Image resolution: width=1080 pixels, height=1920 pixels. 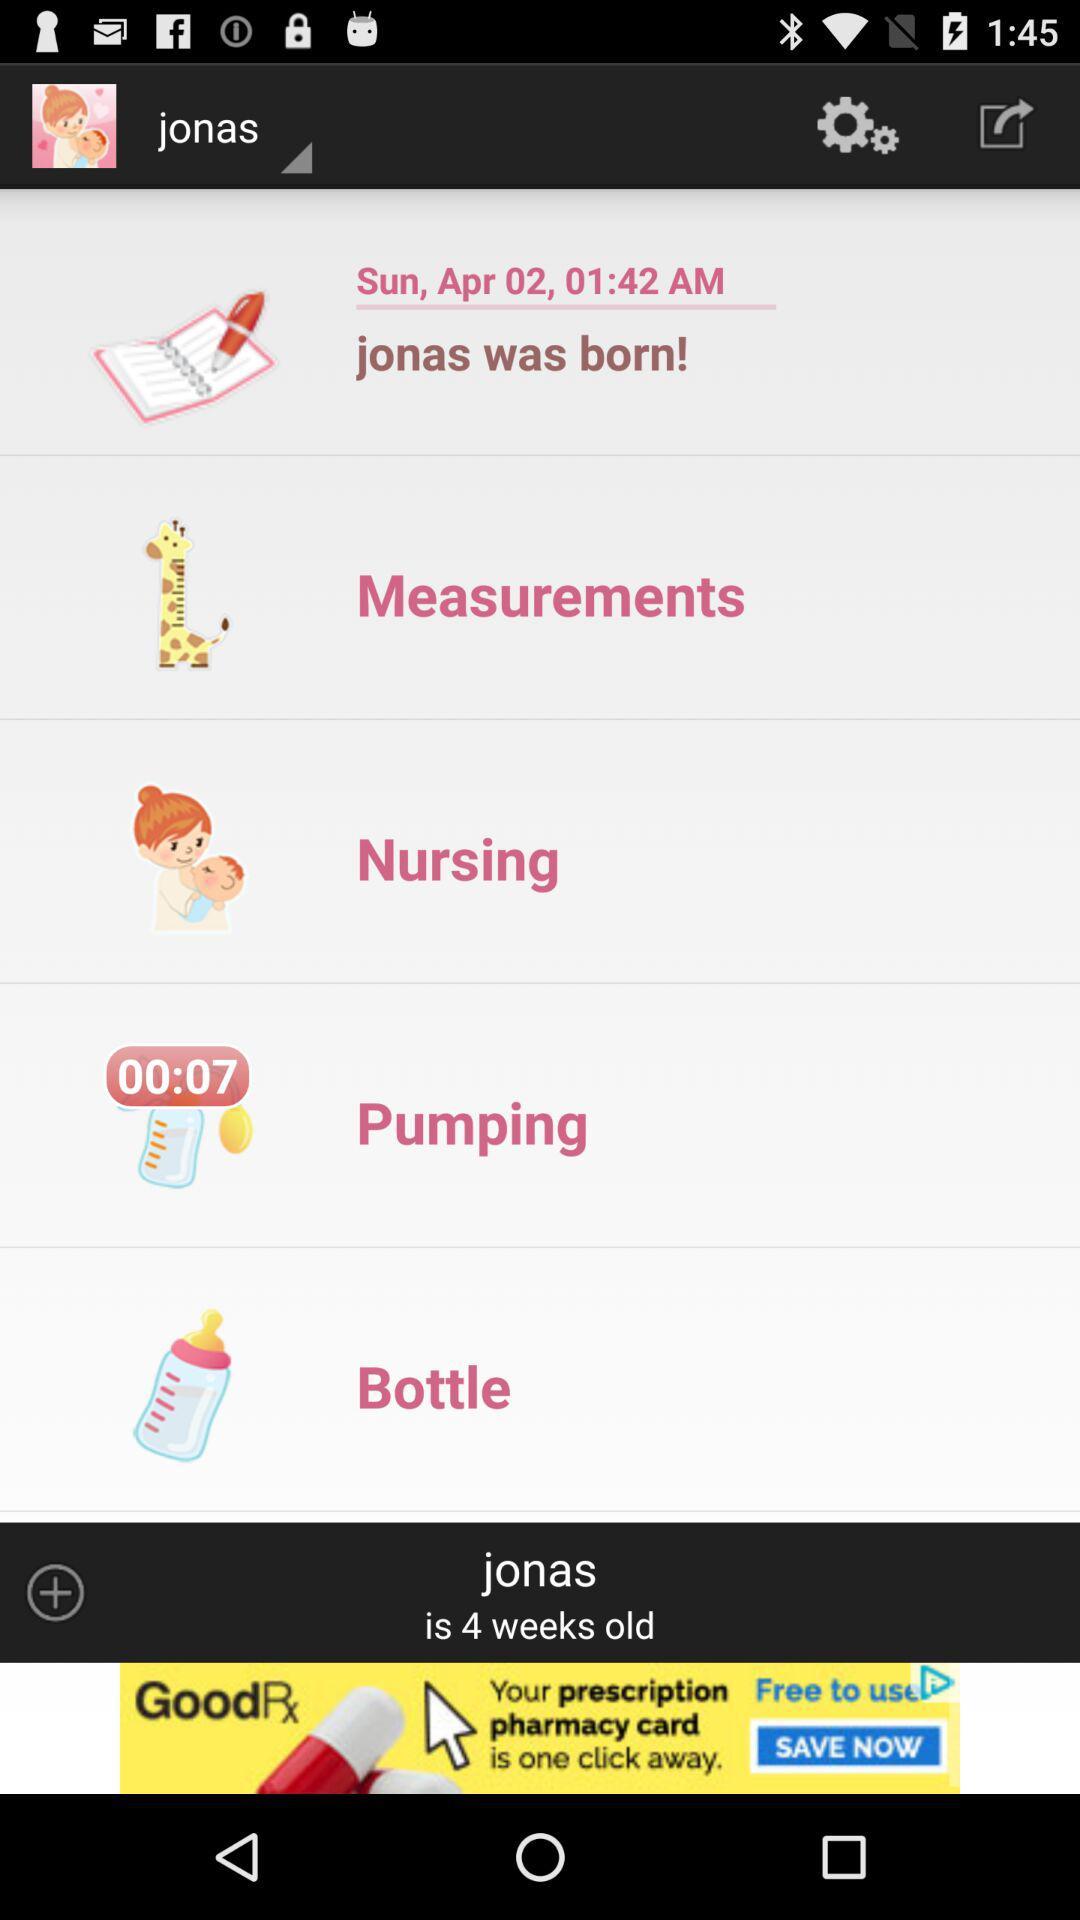 What do you see at coordinates (54, 1591) in the screenshot?
I see `open options` at bounding box center [54, 1591].